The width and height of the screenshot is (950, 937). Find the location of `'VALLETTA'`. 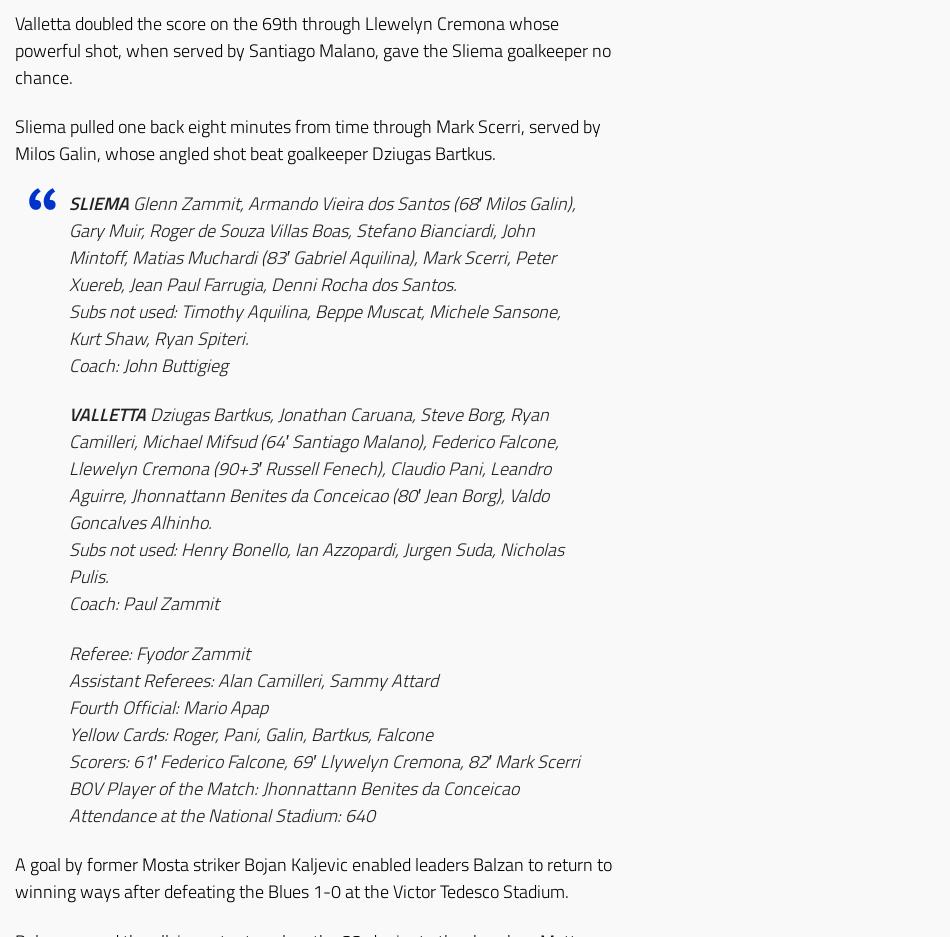

'VALLETTA' is located at coordinates (107, 414).